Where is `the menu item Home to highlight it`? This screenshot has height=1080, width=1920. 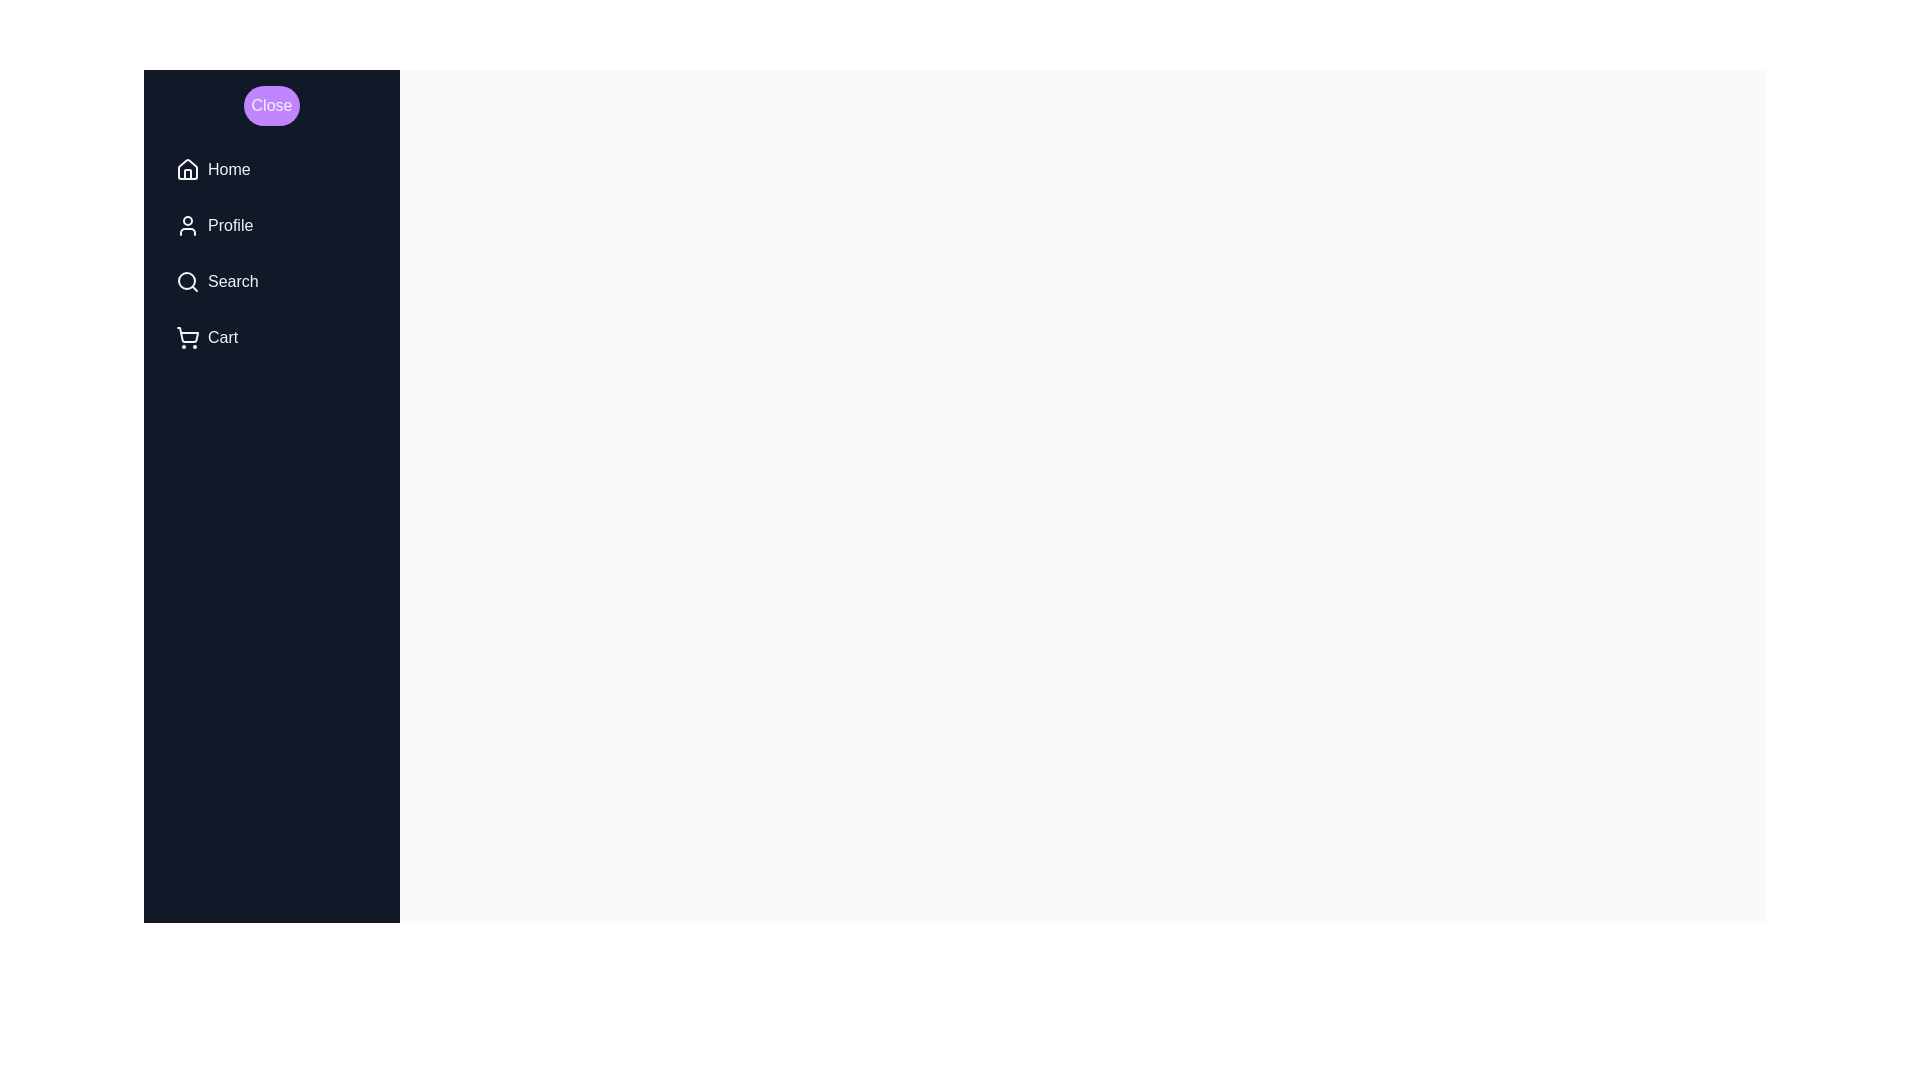
the menu item Home to highlight it is located at coordinates (271, 168).